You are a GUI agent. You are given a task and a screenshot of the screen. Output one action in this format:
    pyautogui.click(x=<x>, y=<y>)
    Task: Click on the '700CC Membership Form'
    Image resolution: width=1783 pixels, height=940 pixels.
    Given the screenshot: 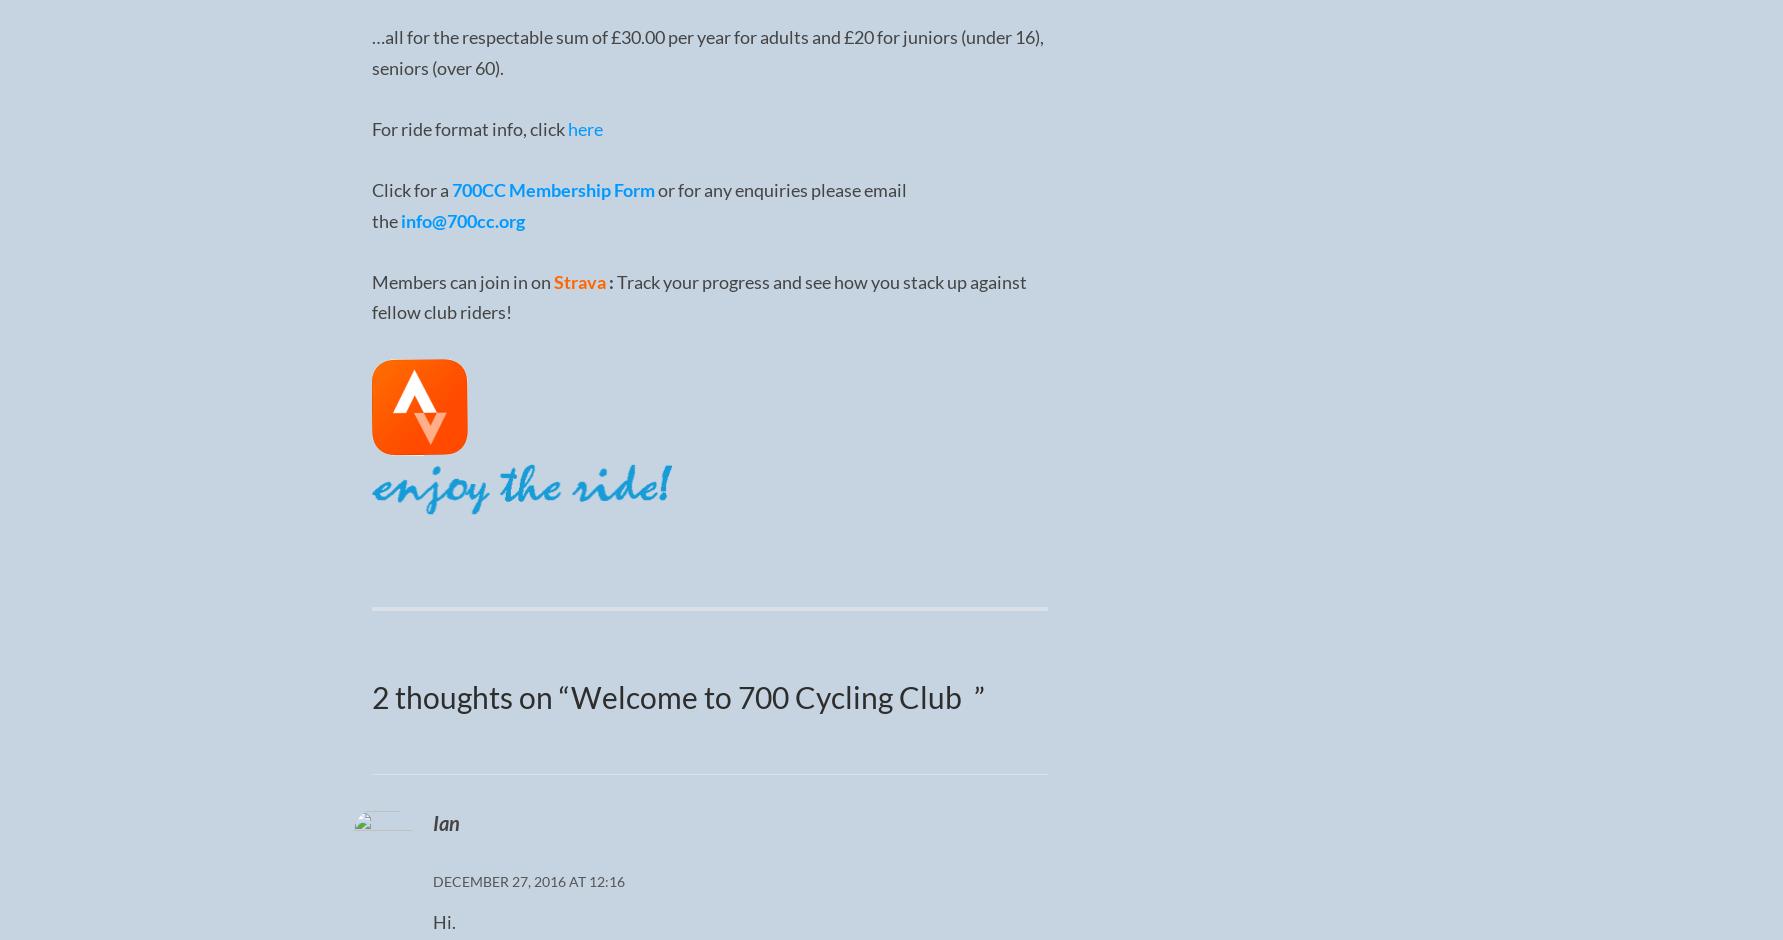 What is the action you would take?
    pyautogui.click(x=551, y=189)
    